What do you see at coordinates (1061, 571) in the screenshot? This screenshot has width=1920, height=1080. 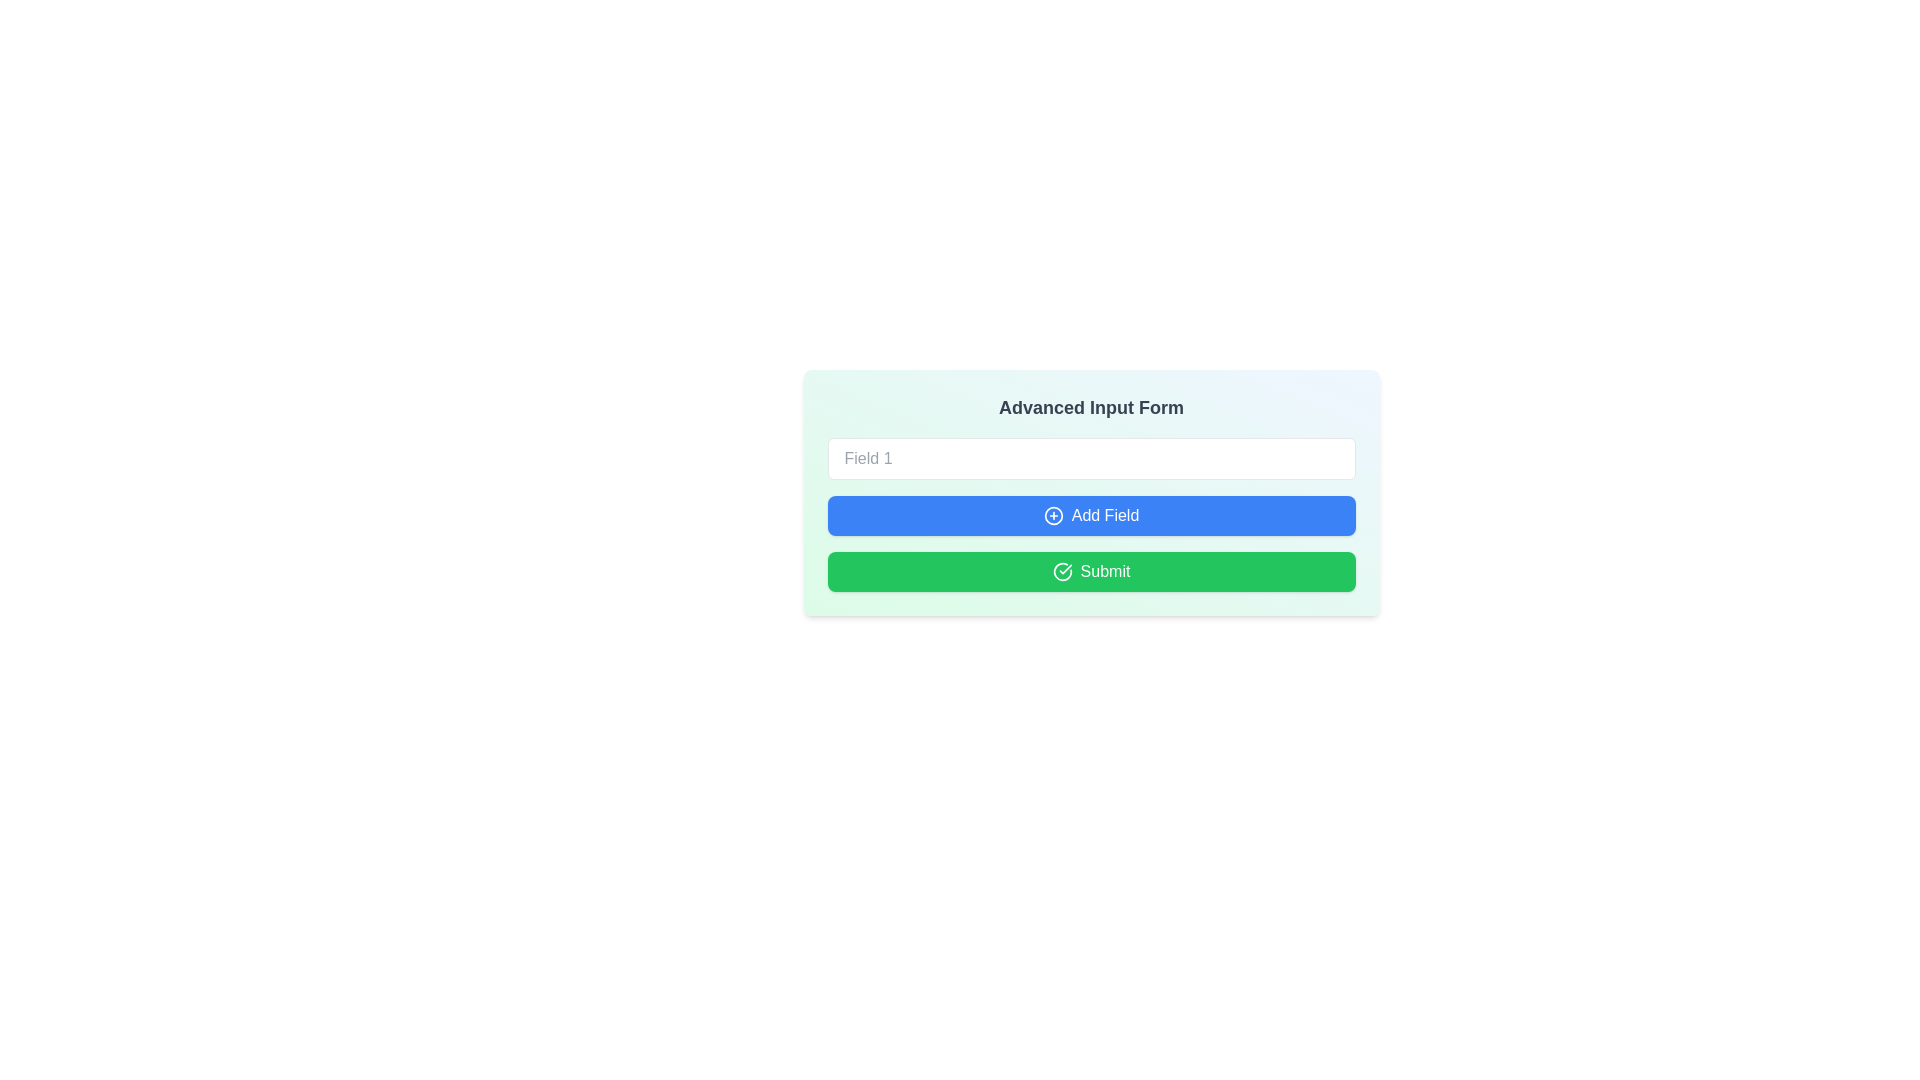 I see `the 'Submit' button which contains the success icon on the left side of the text` at bounding box center [1061, 571].